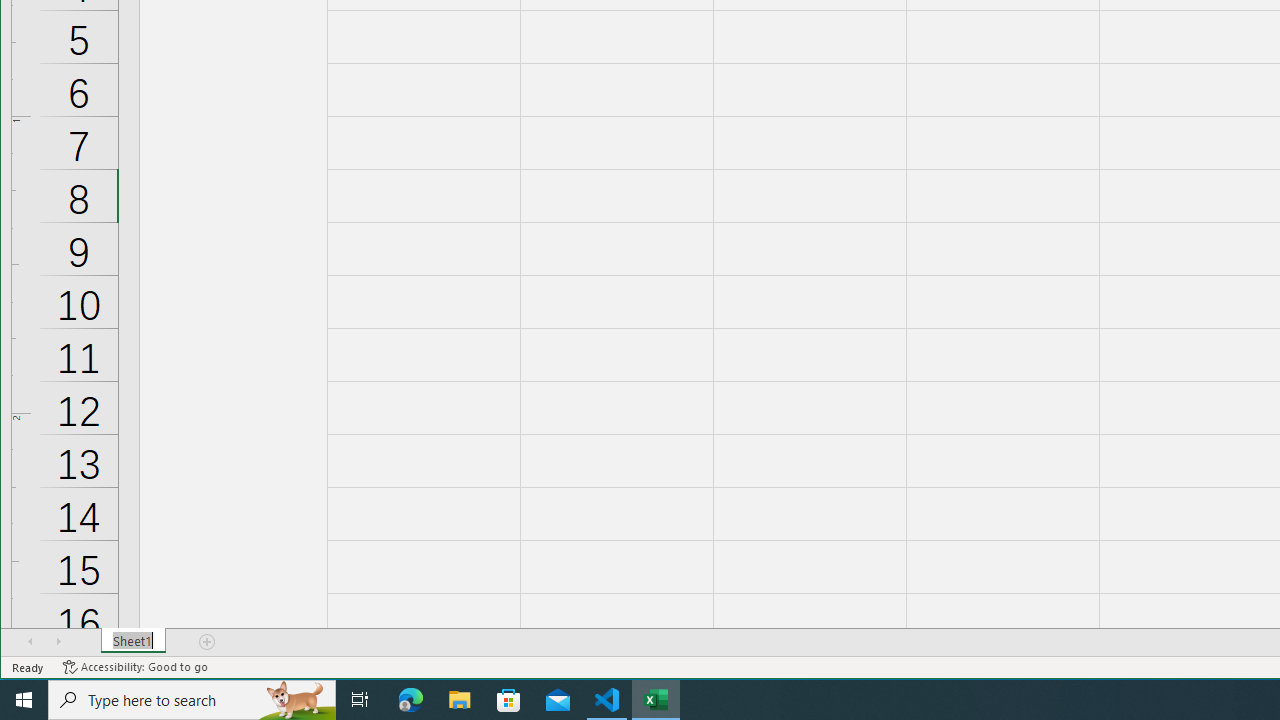  What do you see at coordinates (192, 698) in the screenshot?
I see `'Type here to search'` at bounding box center [192, 698].